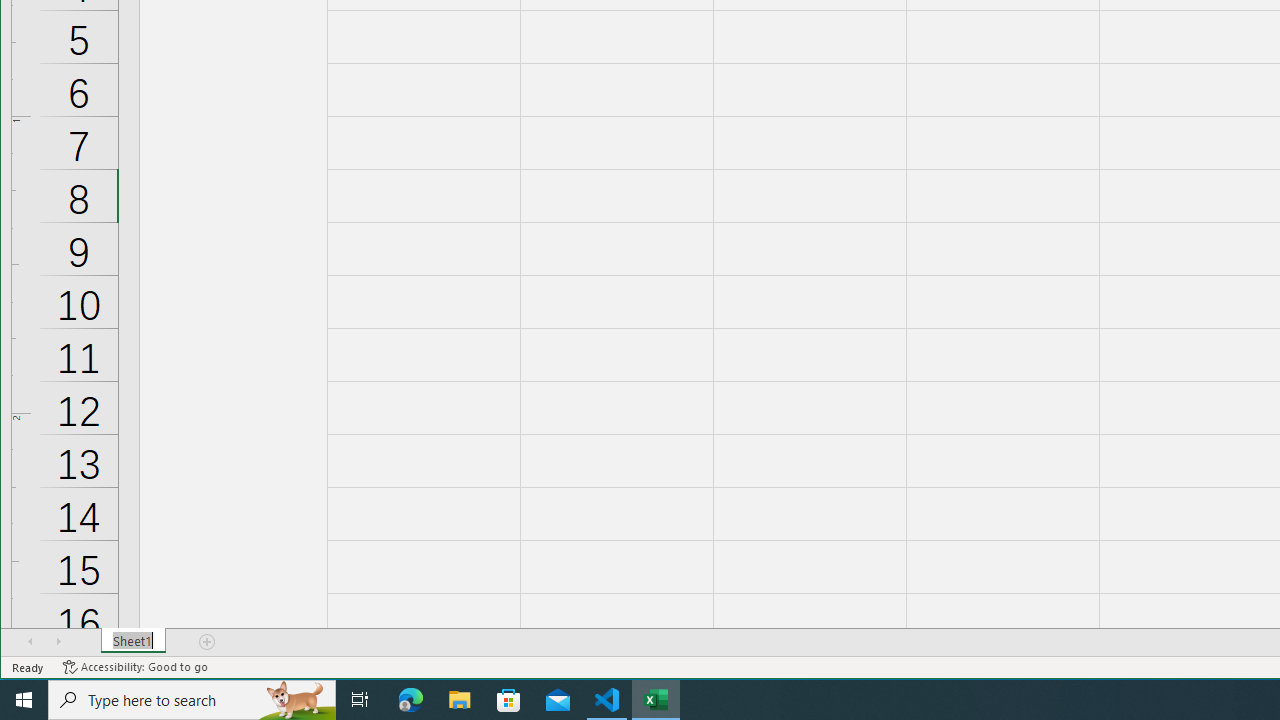  What do you see at coordinates (192, 698) in the screenshot?
I see `'Type here to search'` at bounding box center [192, 698].